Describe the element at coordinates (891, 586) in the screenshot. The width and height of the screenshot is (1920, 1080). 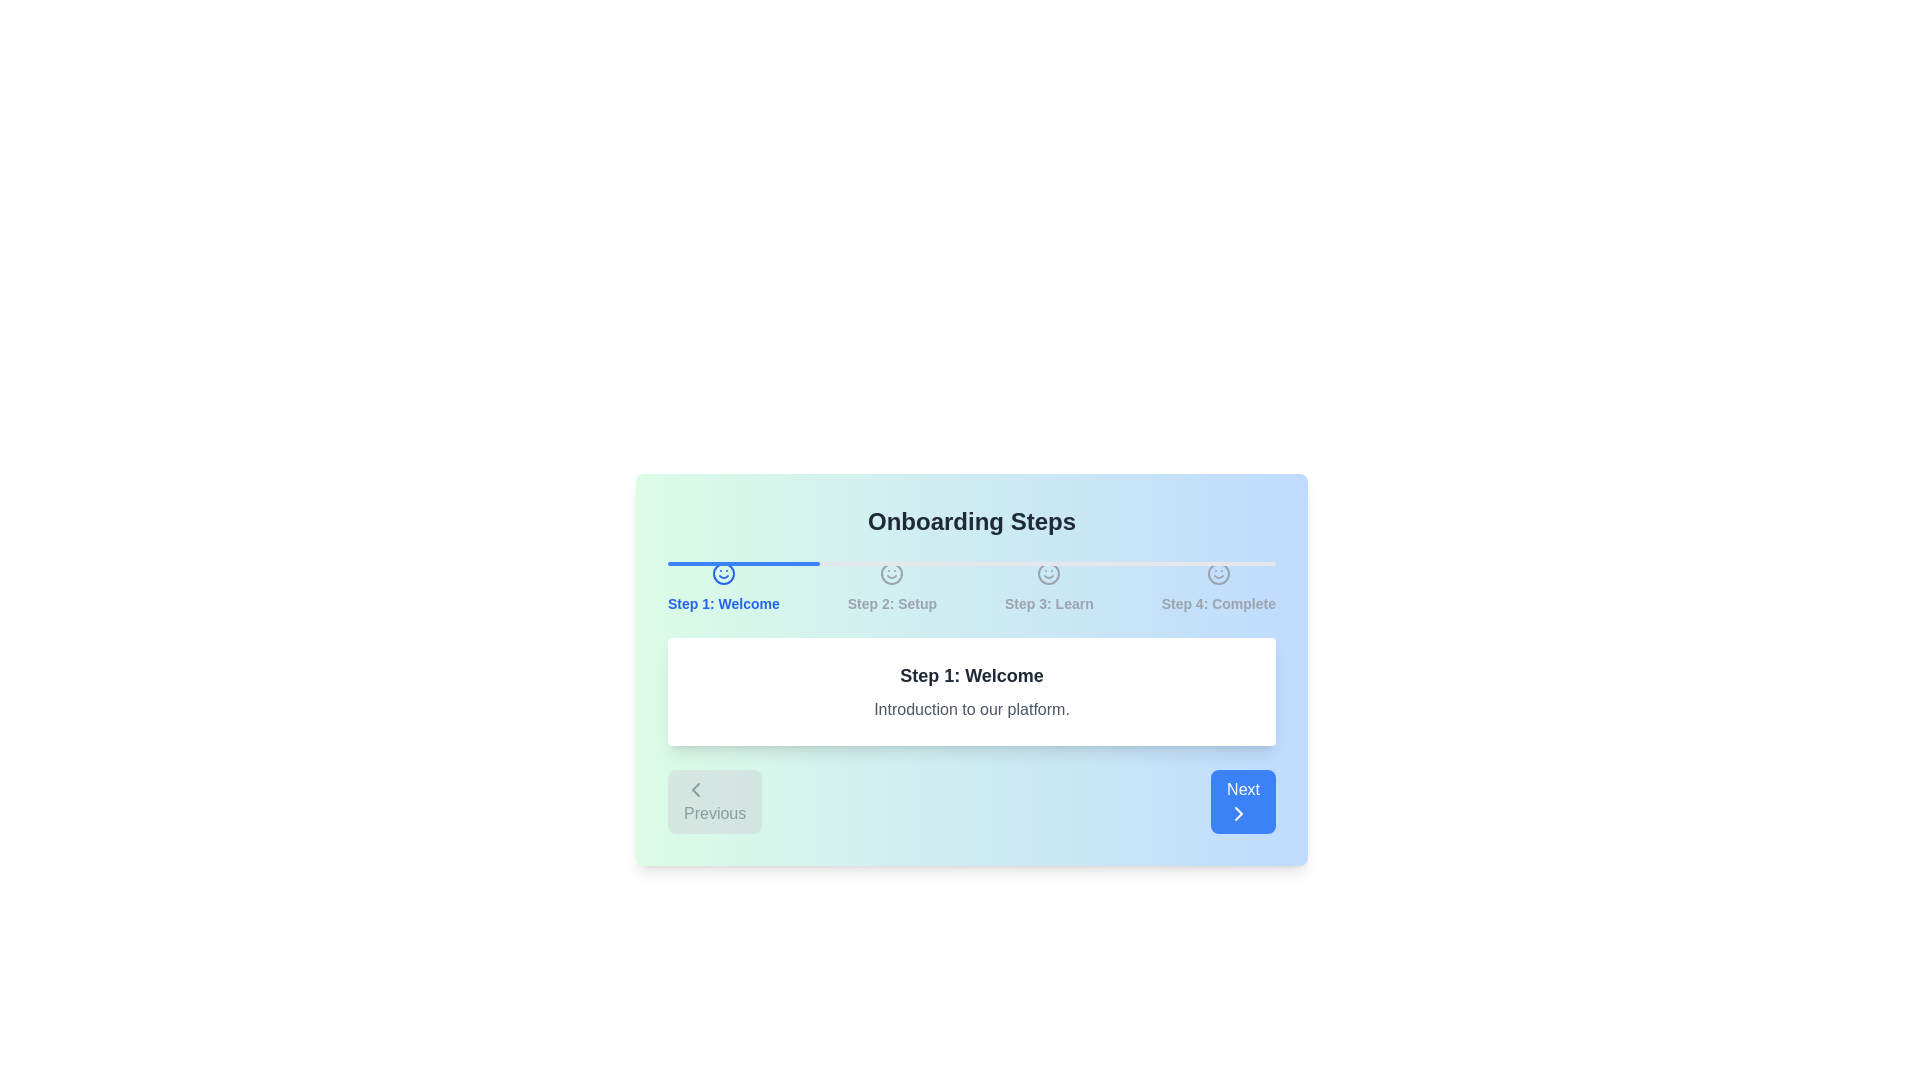
I see `the label of the second step in the onboarding process, which indicates necessary setup for the onboarding` at that location.